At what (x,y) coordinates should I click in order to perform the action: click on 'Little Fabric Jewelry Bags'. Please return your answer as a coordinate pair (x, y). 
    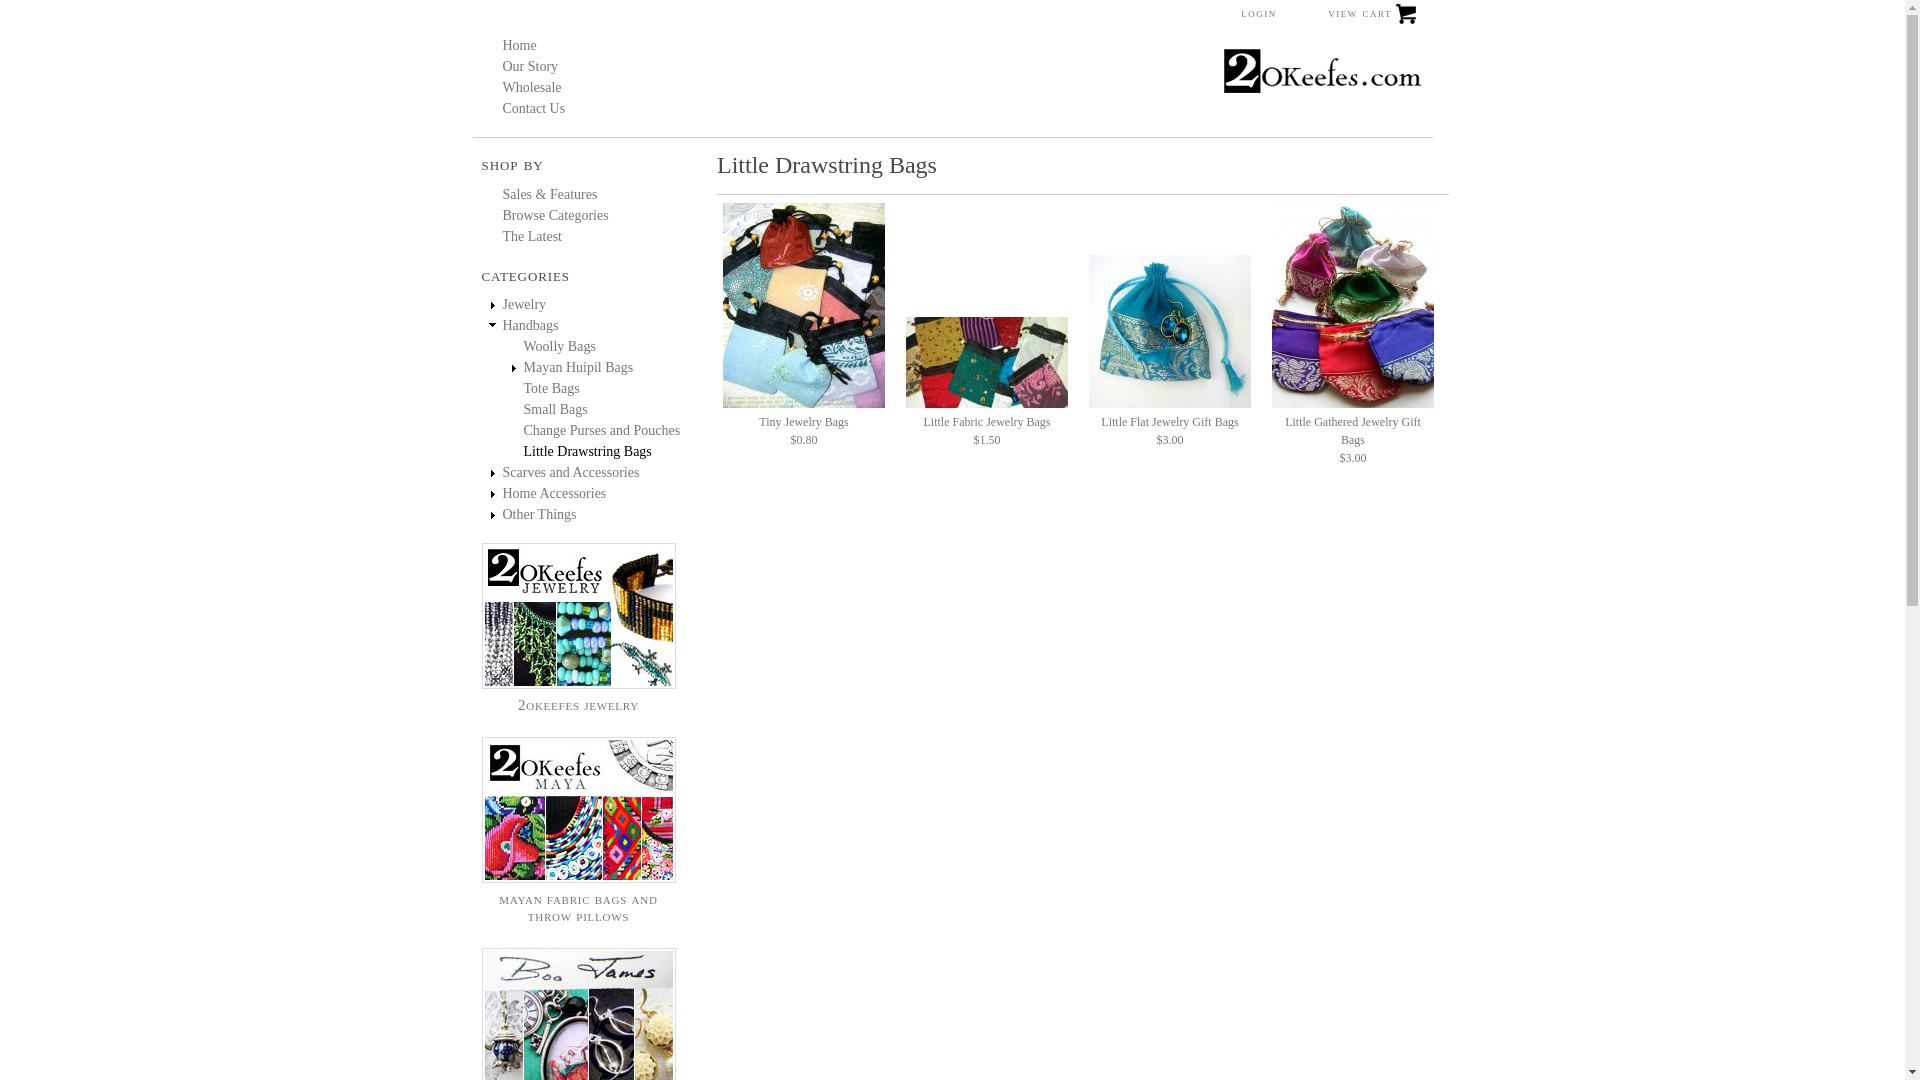
    Looking at the image, I should click on (987, 362).